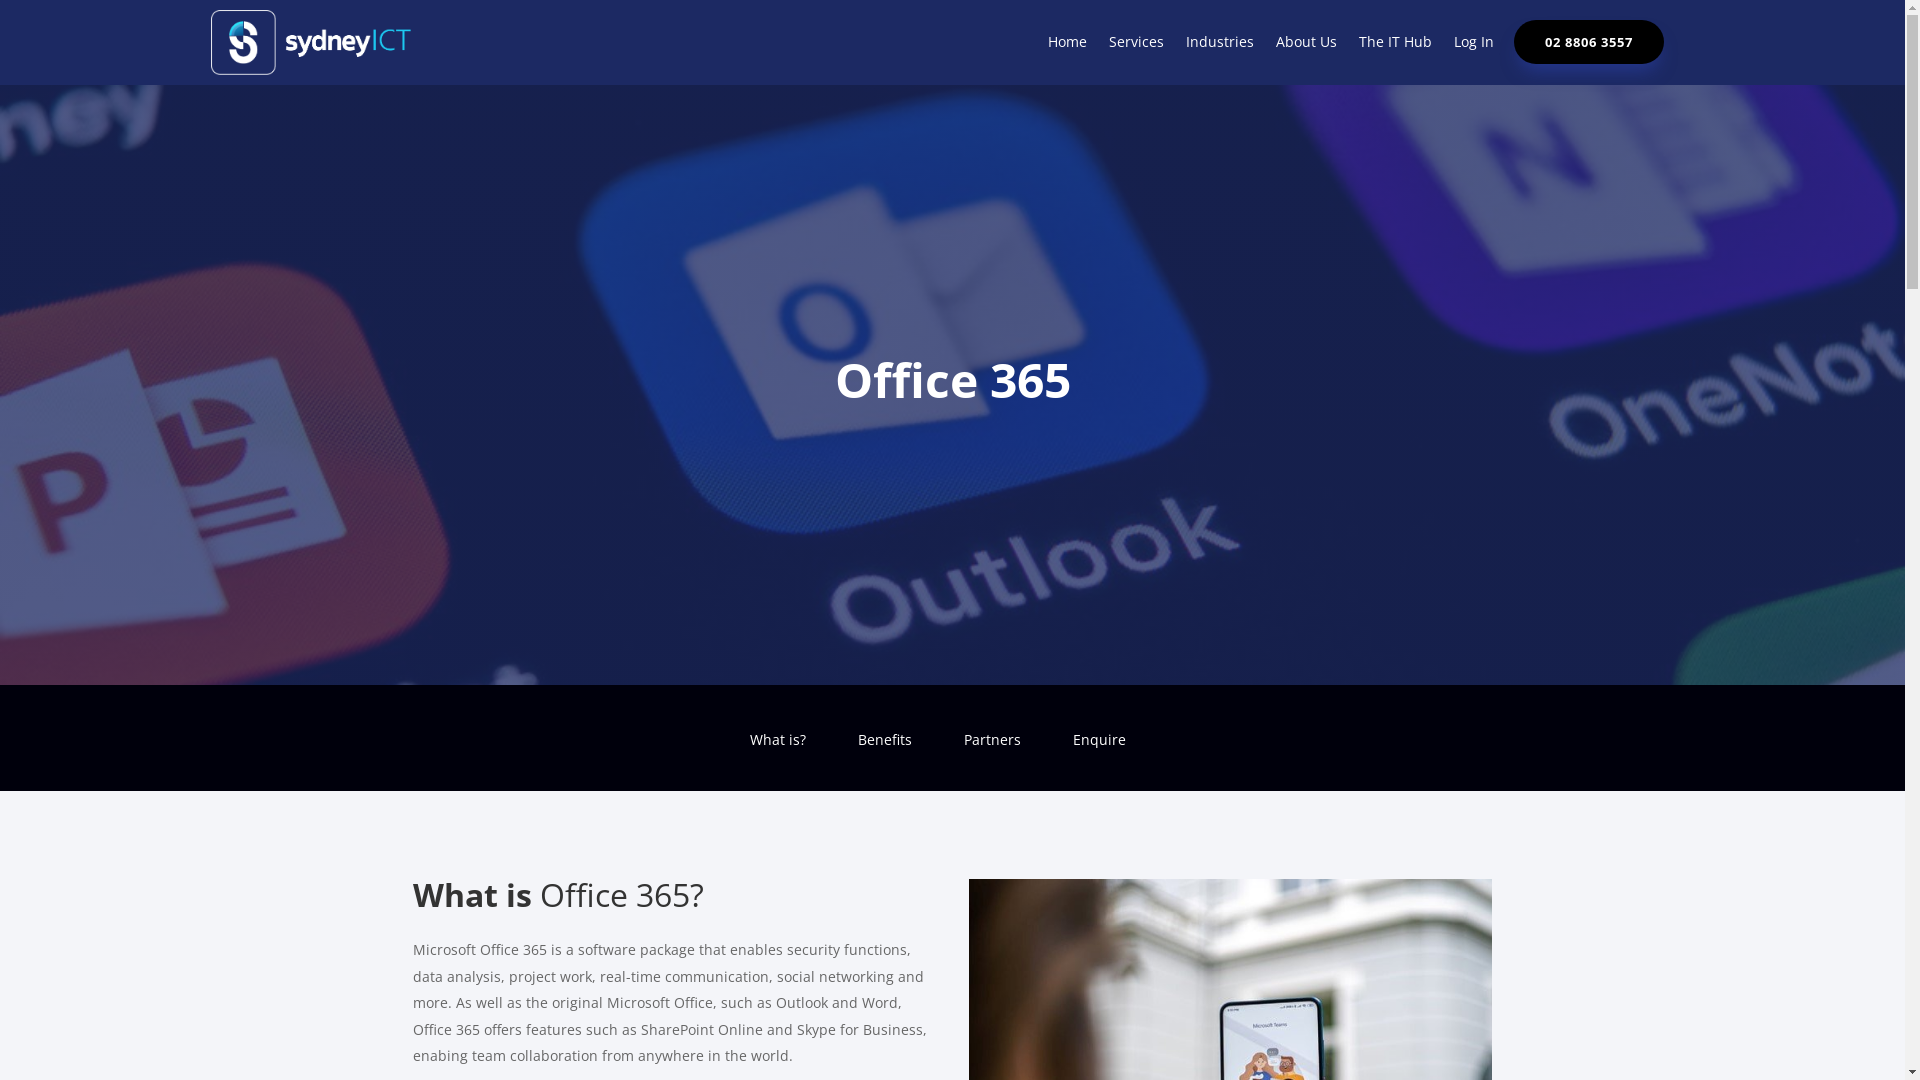  Describe the element at coordinates (1275, 45) in the screenshot. I see `'About Us'` at that location.